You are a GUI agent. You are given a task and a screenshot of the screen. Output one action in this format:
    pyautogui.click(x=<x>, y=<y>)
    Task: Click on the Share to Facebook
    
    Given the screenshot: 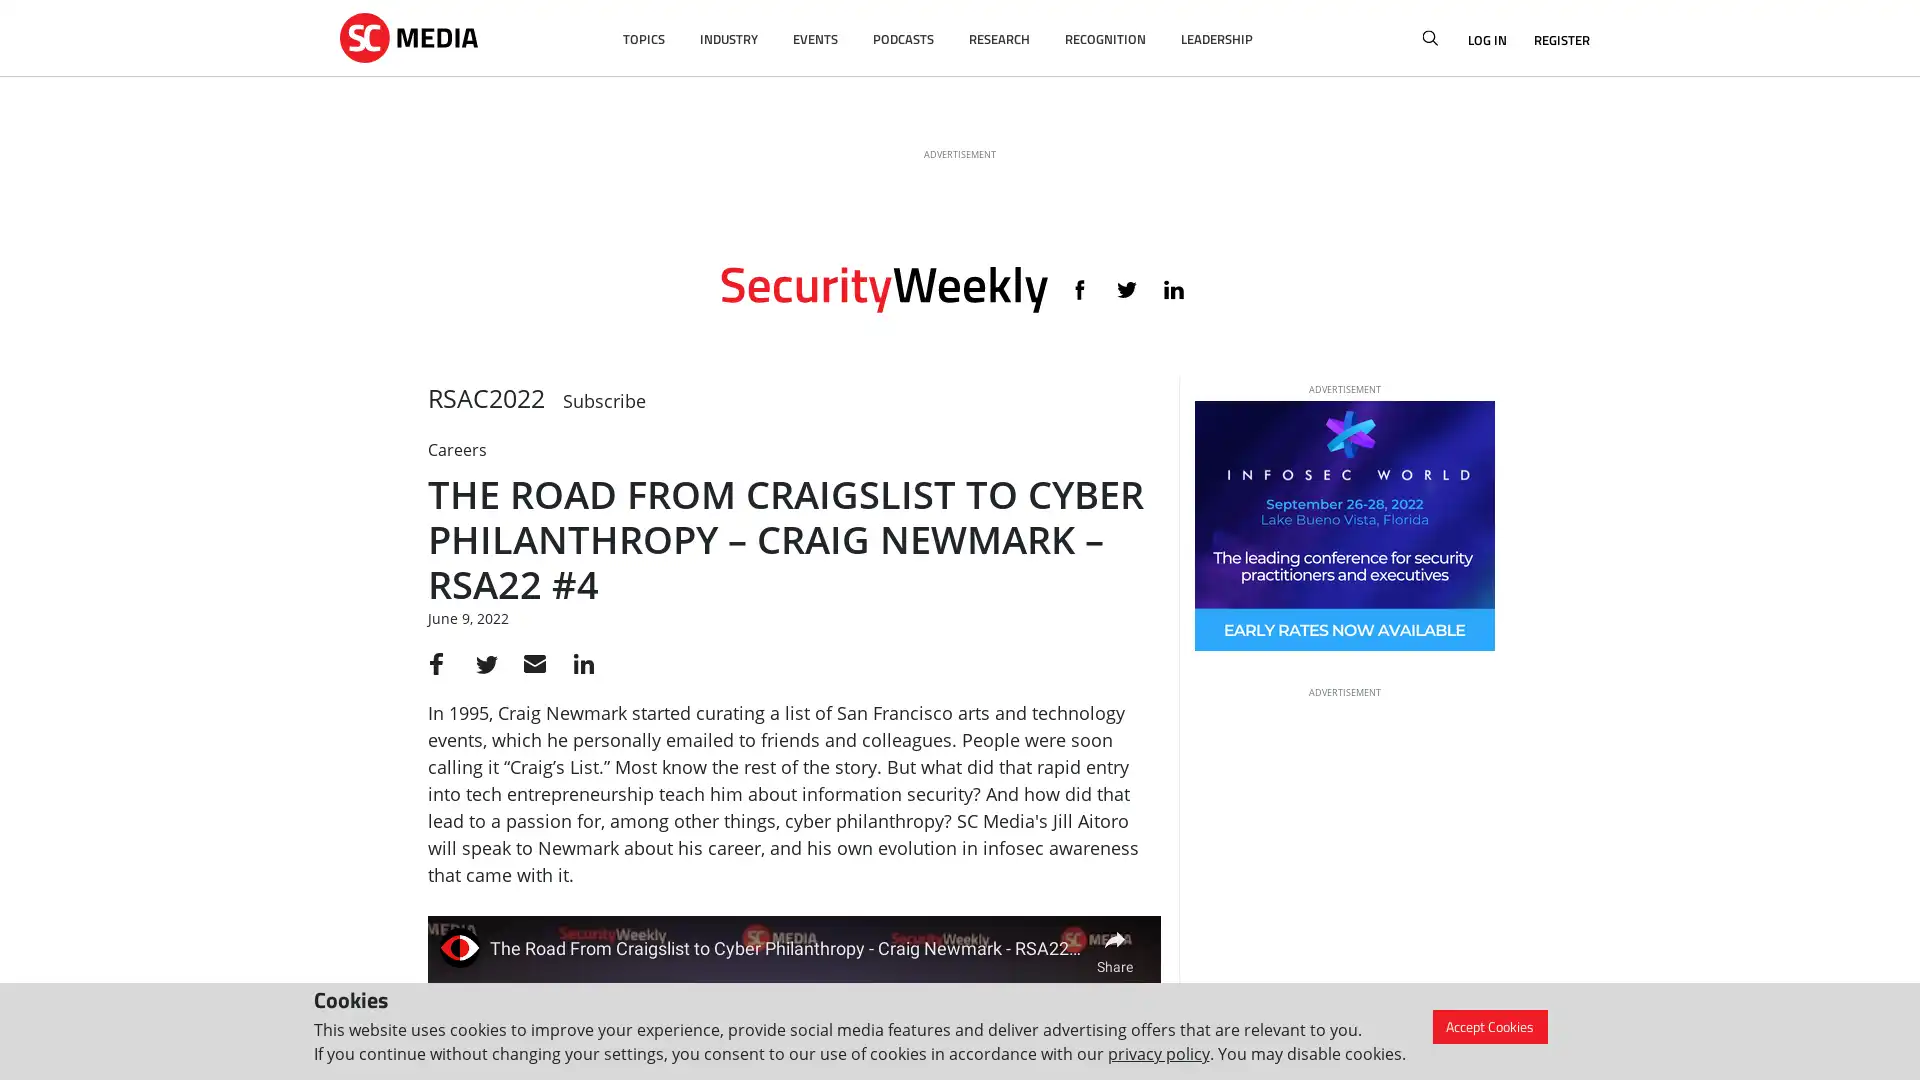 What is the action you would take?
    pyautogui.click(x=435, y=663)
    